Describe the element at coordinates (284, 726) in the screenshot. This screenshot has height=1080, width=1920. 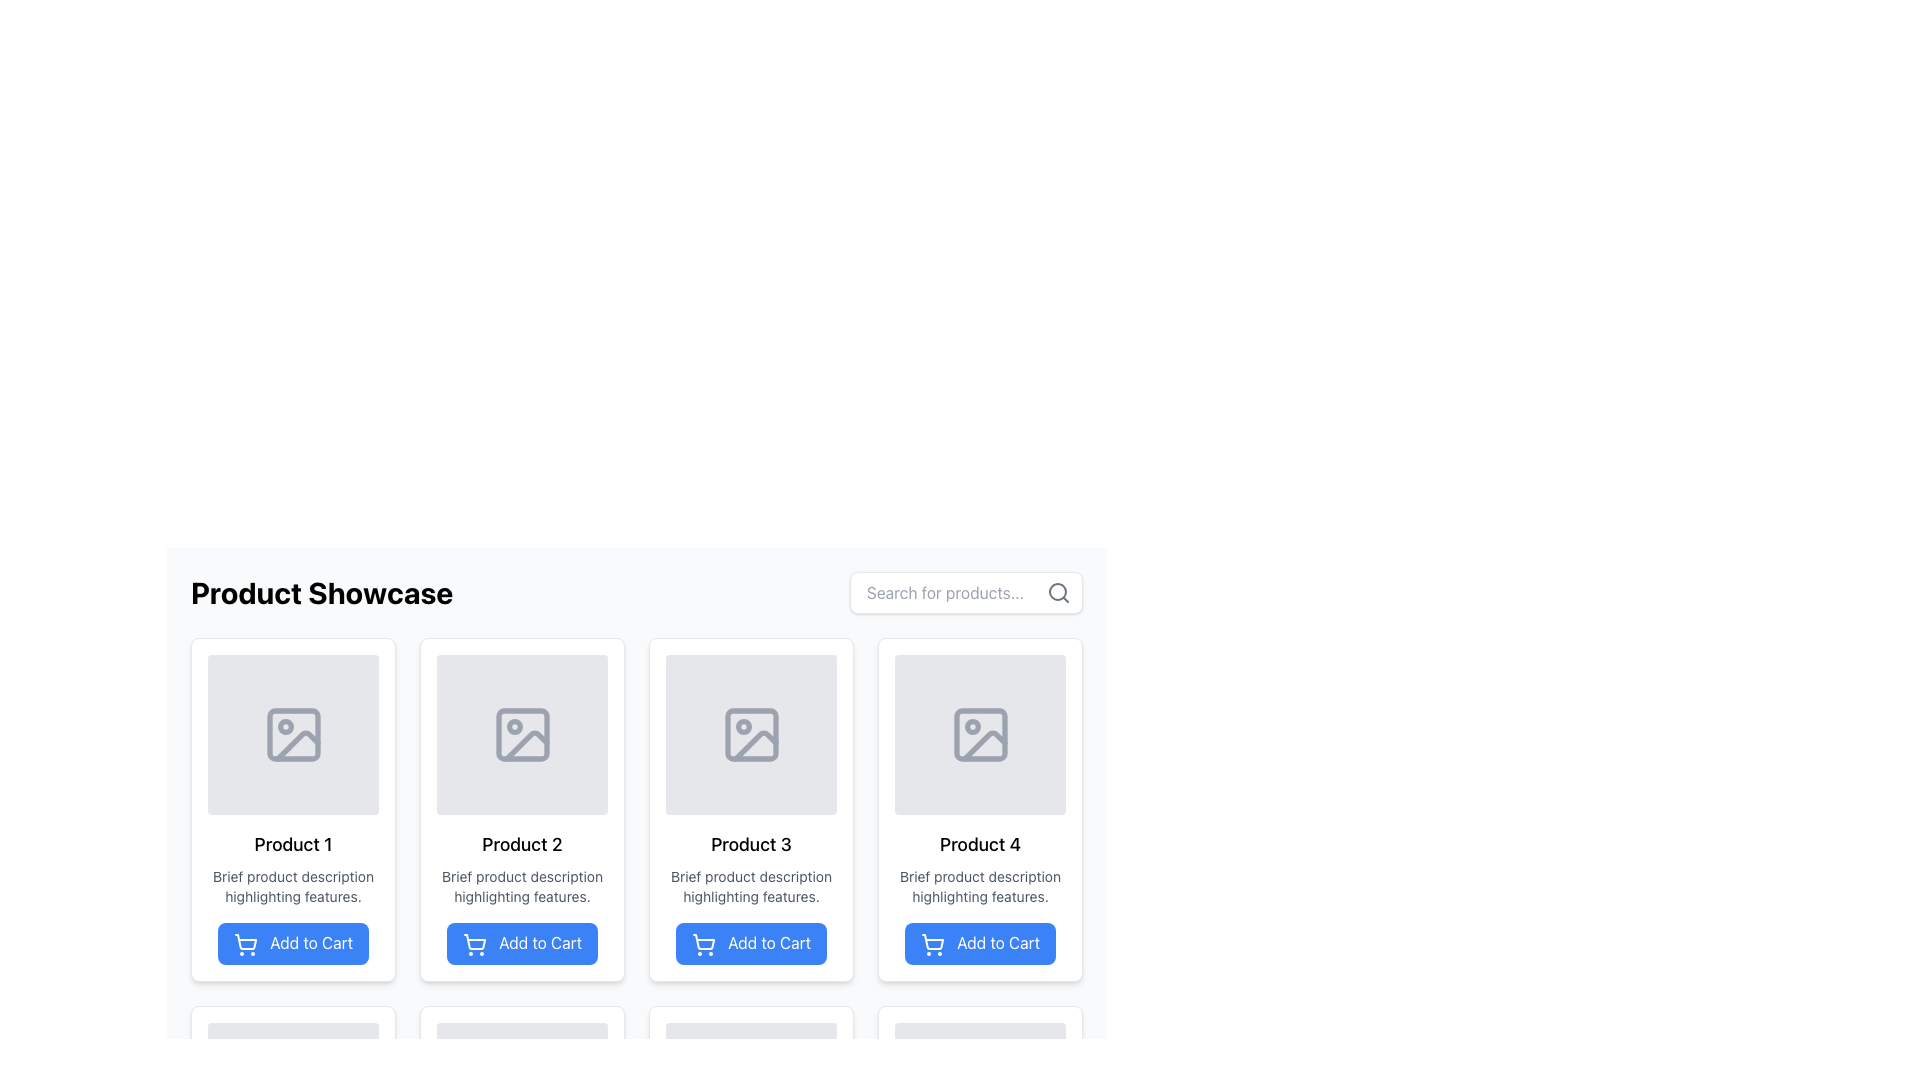
I see `the small circular icon within the image placeholder of 'Product 1' in the product list` at that location.